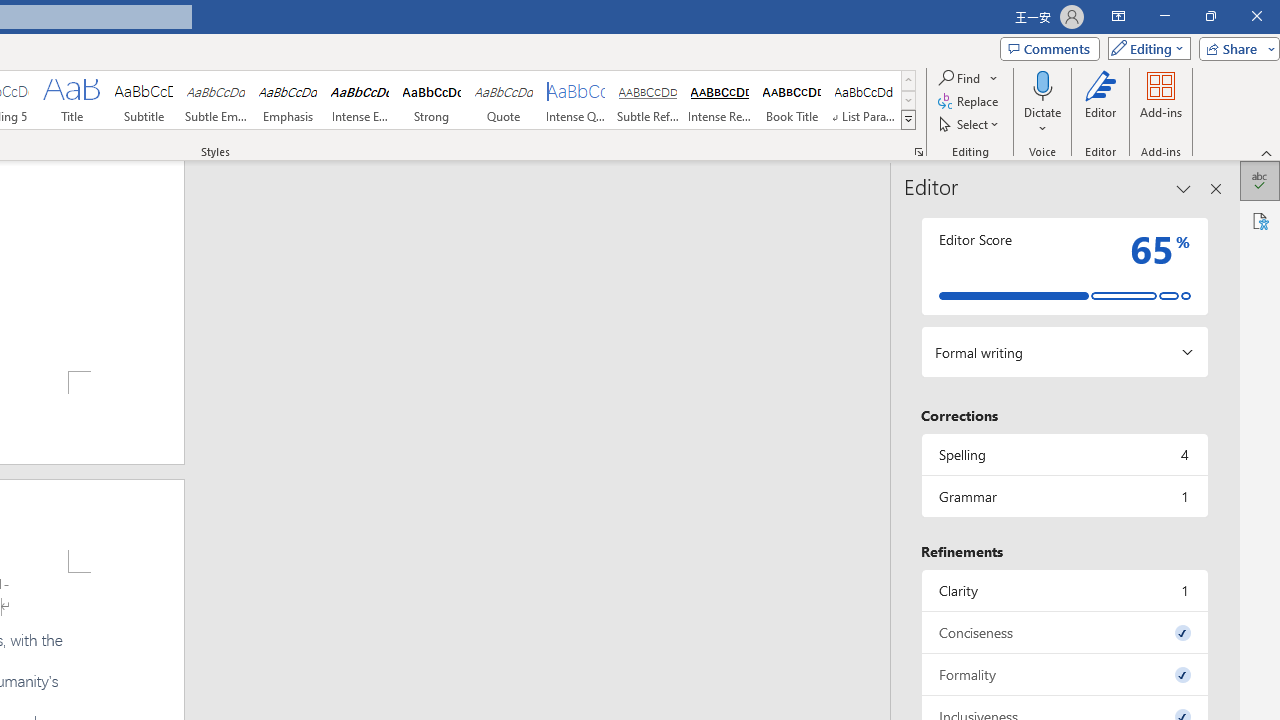 Image resolution: width=1280 pixels, height=720 pixels. Describe the element at coordinates (970, 124) in the screenshot. I see `'Select'` at that location.